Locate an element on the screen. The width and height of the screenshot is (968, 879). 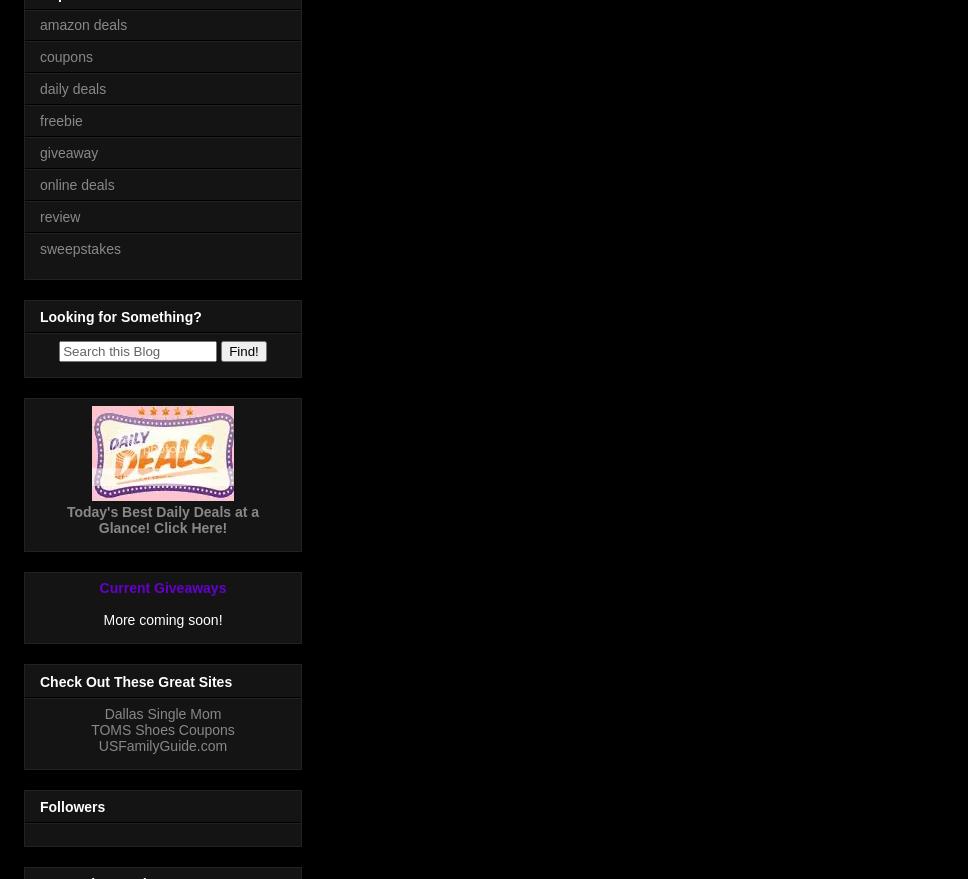
'giveaway' is located at coordinates (68, 151).